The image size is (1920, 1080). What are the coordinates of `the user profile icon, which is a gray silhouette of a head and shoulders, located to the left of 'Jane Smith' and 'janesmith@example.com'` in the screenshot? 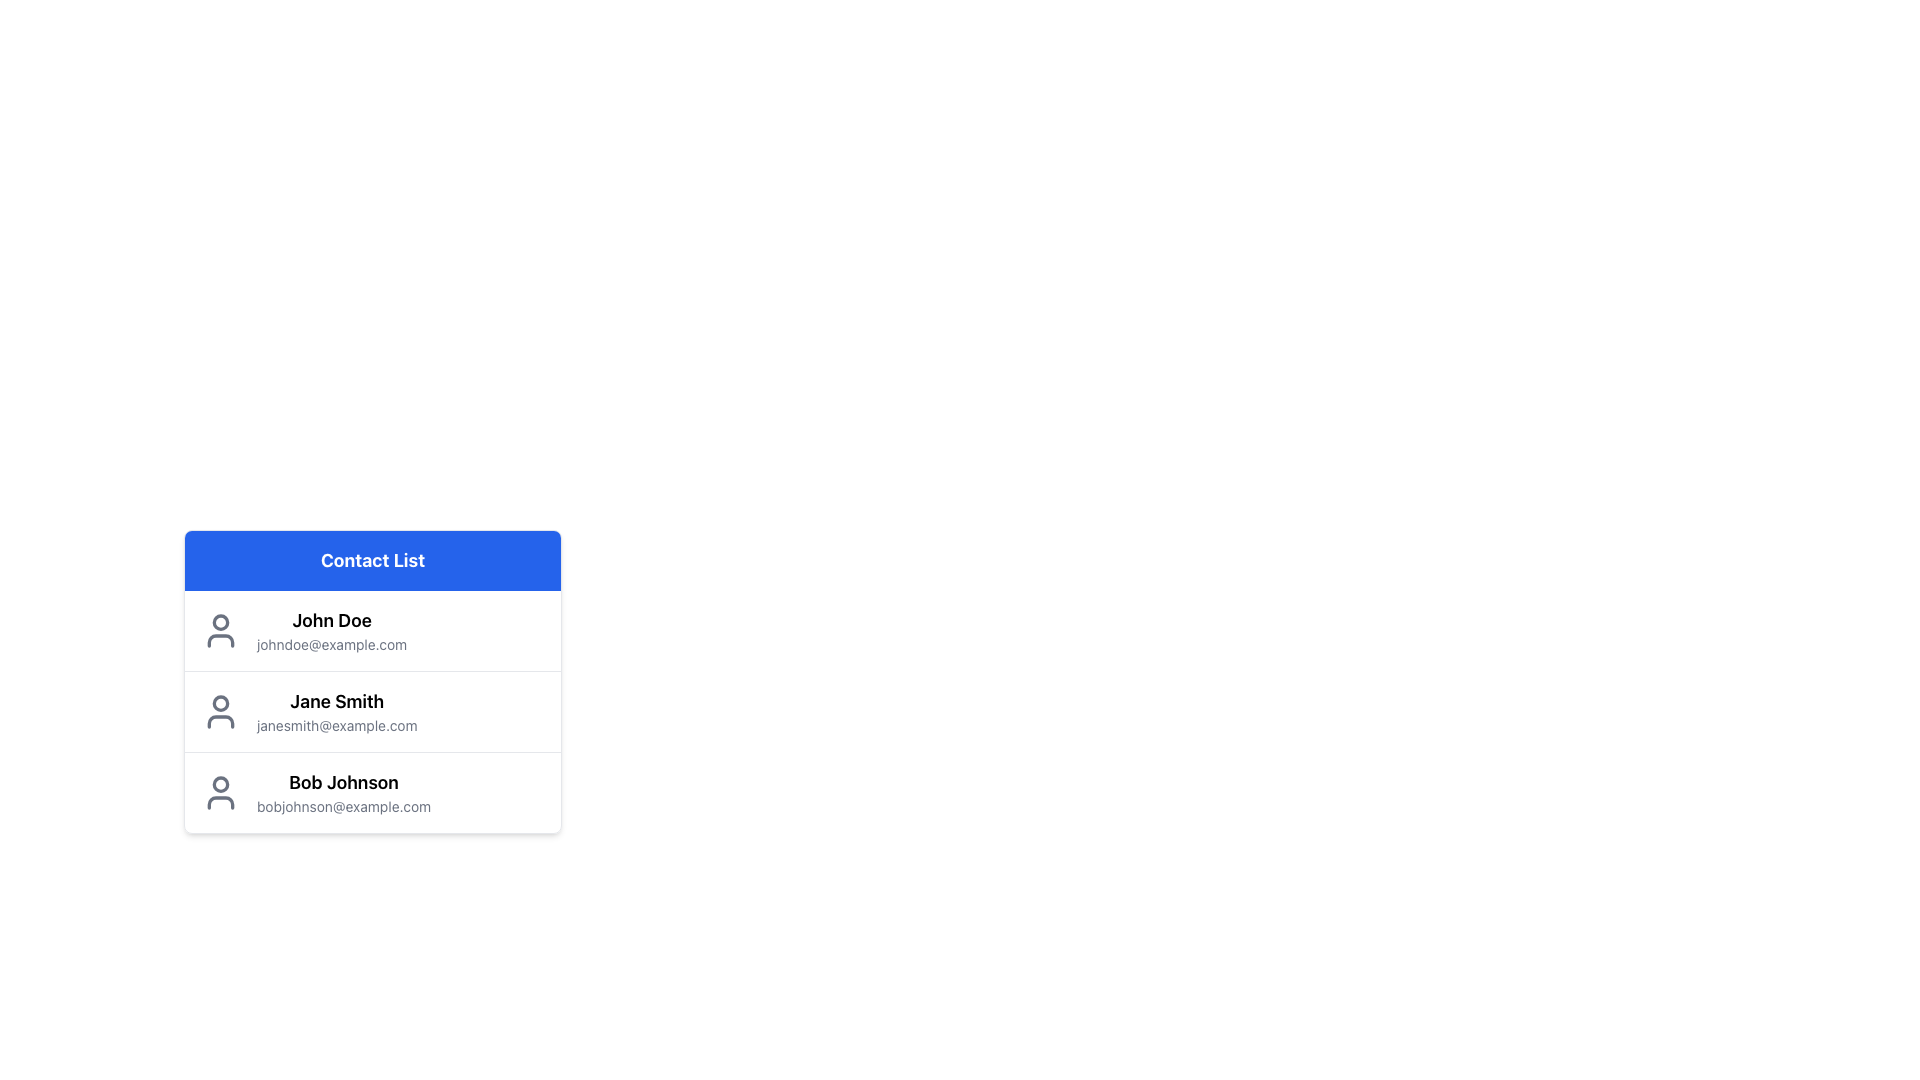 It's located at (220, 711).